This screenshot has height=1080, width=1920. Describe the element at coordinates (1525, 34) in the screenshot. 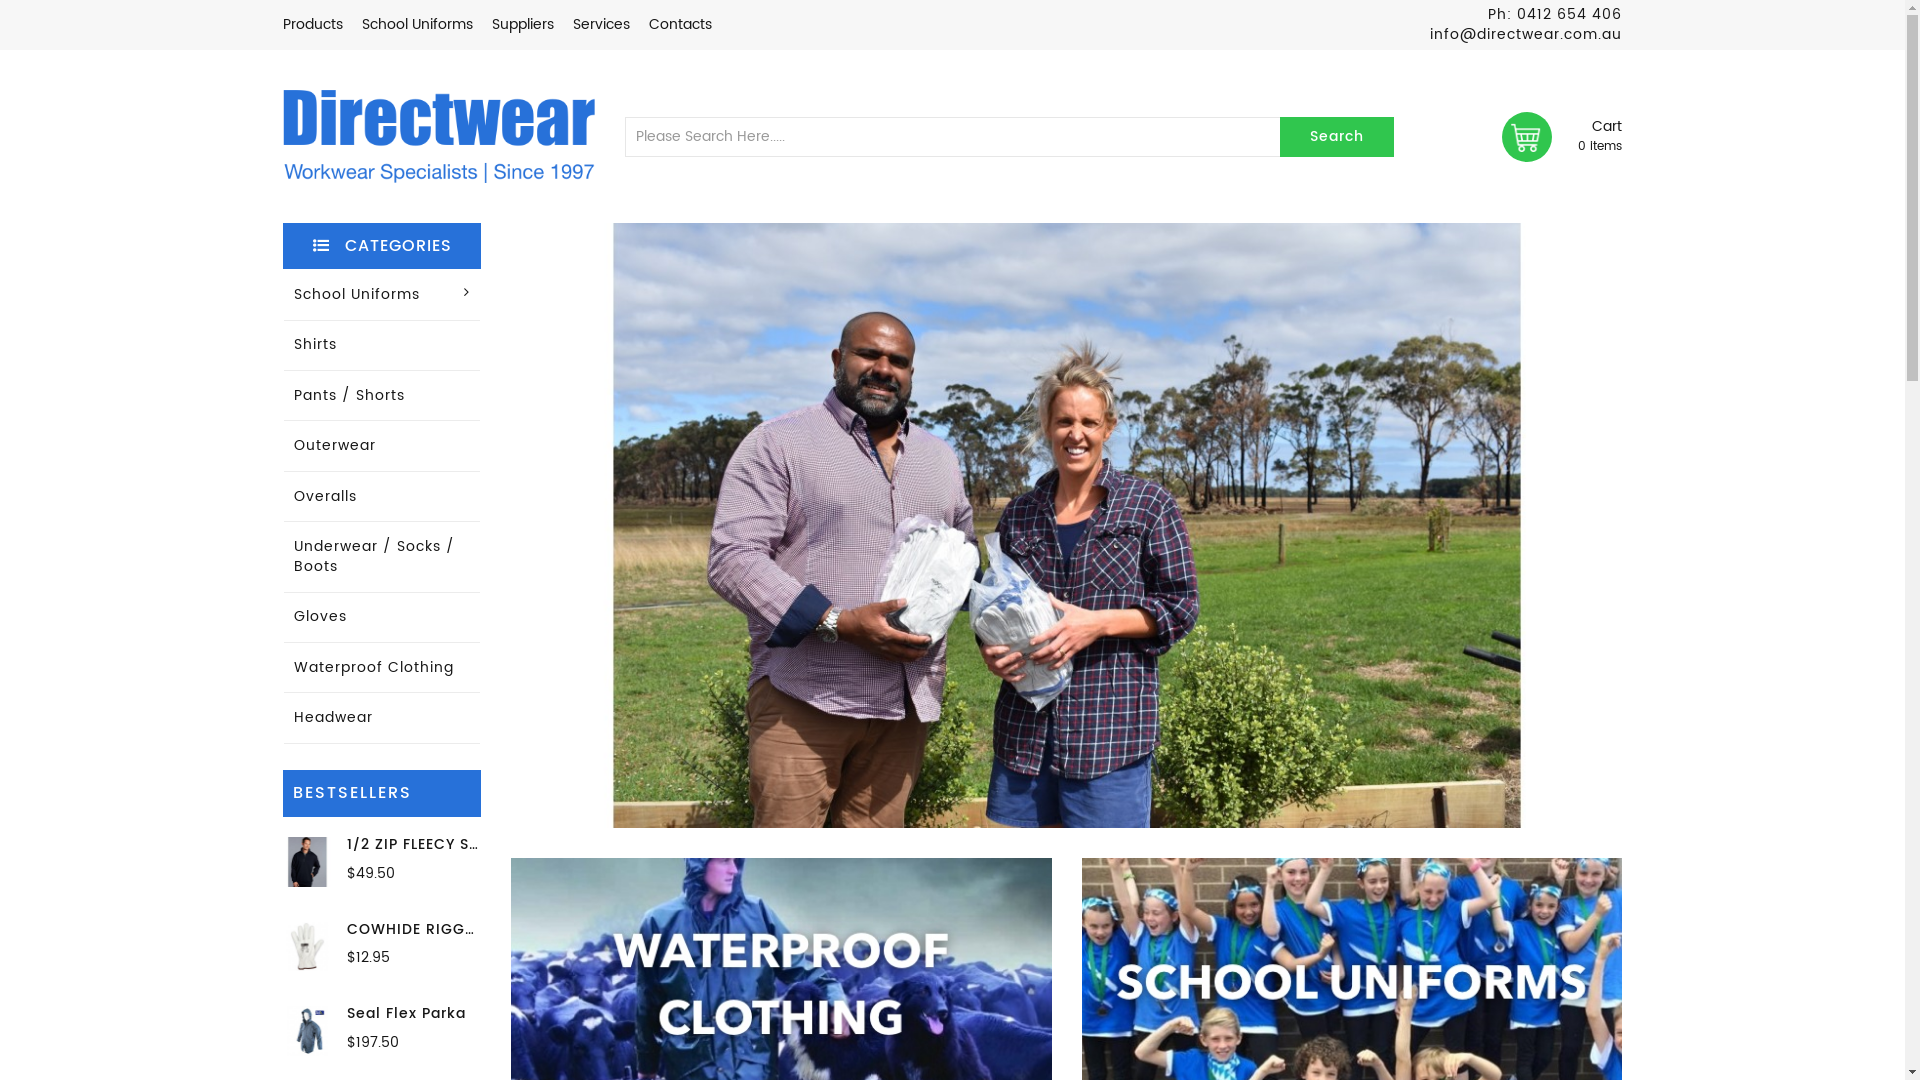

I see `'info@directwear.com.au'` at that location.